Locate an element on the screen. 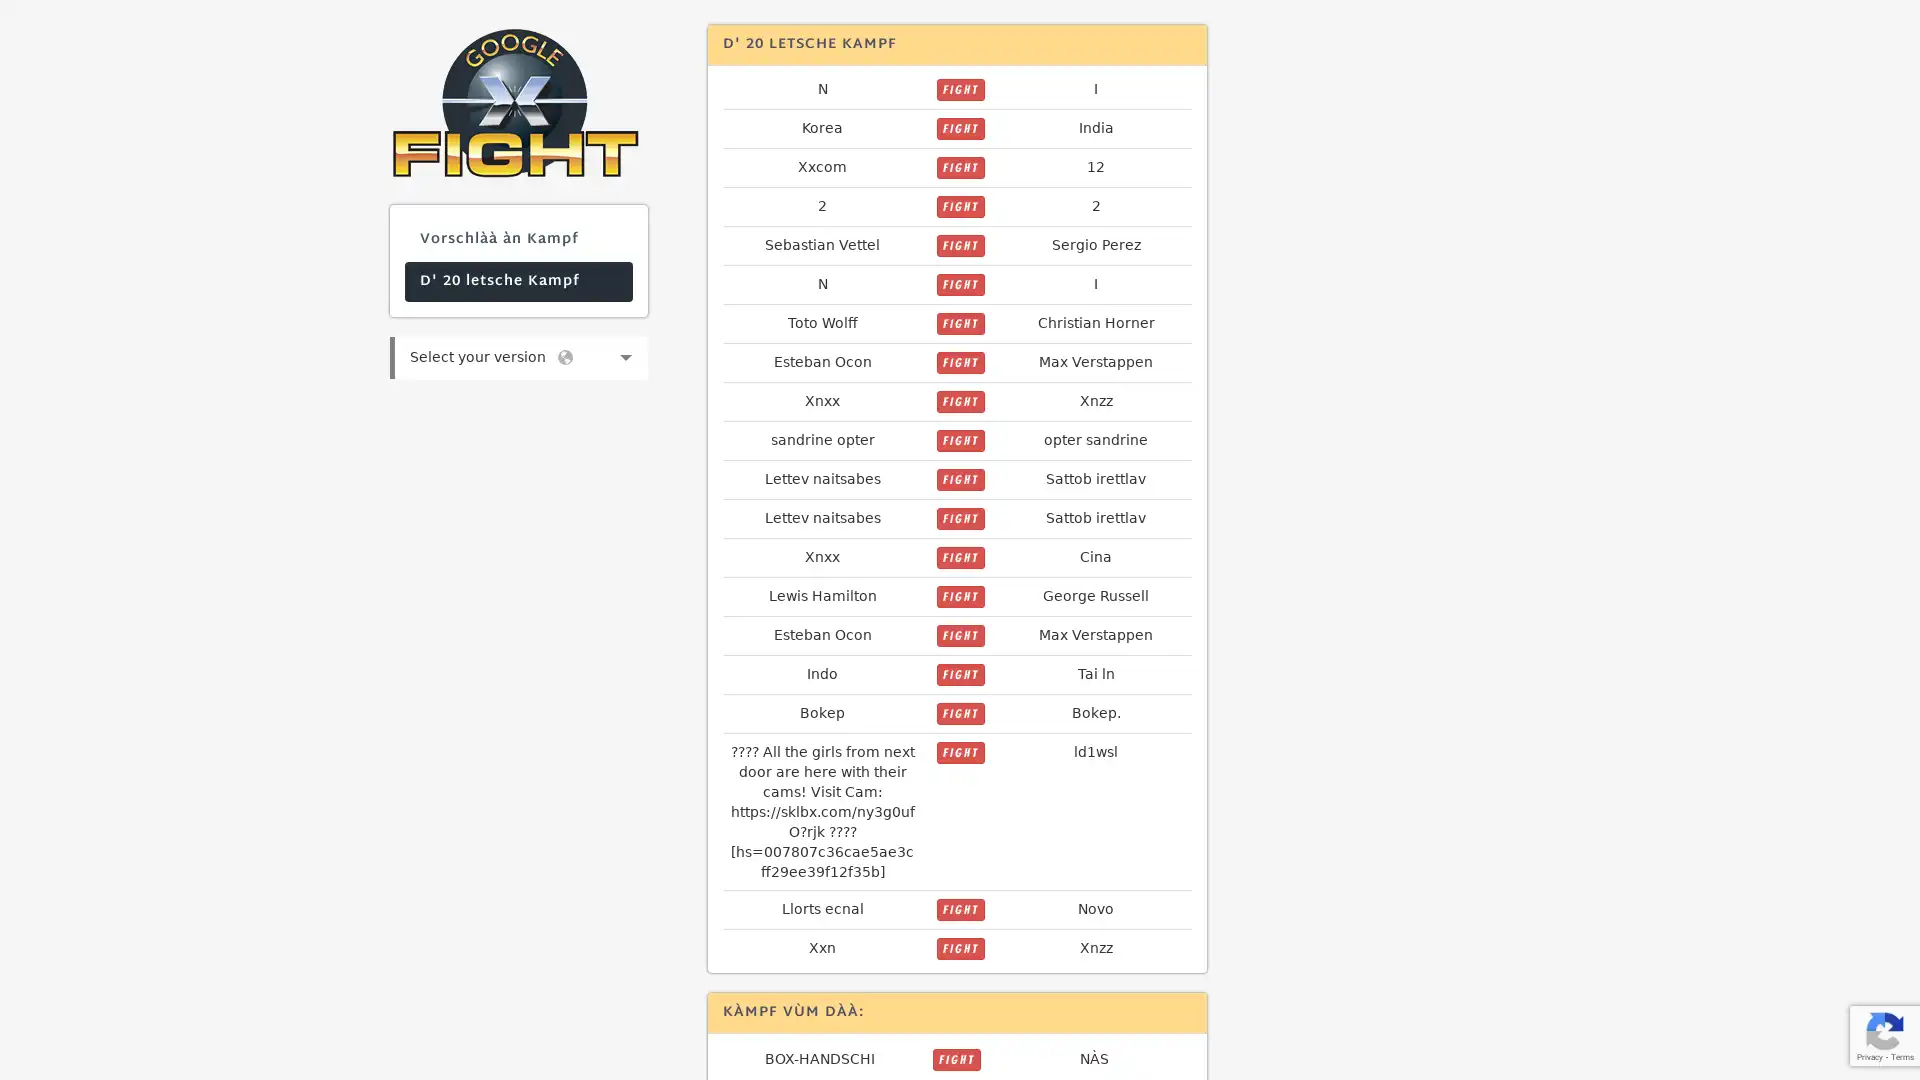 The width and height of the screenshot is (1920, 1080). FIGHT is located at coordinates (960, 207).